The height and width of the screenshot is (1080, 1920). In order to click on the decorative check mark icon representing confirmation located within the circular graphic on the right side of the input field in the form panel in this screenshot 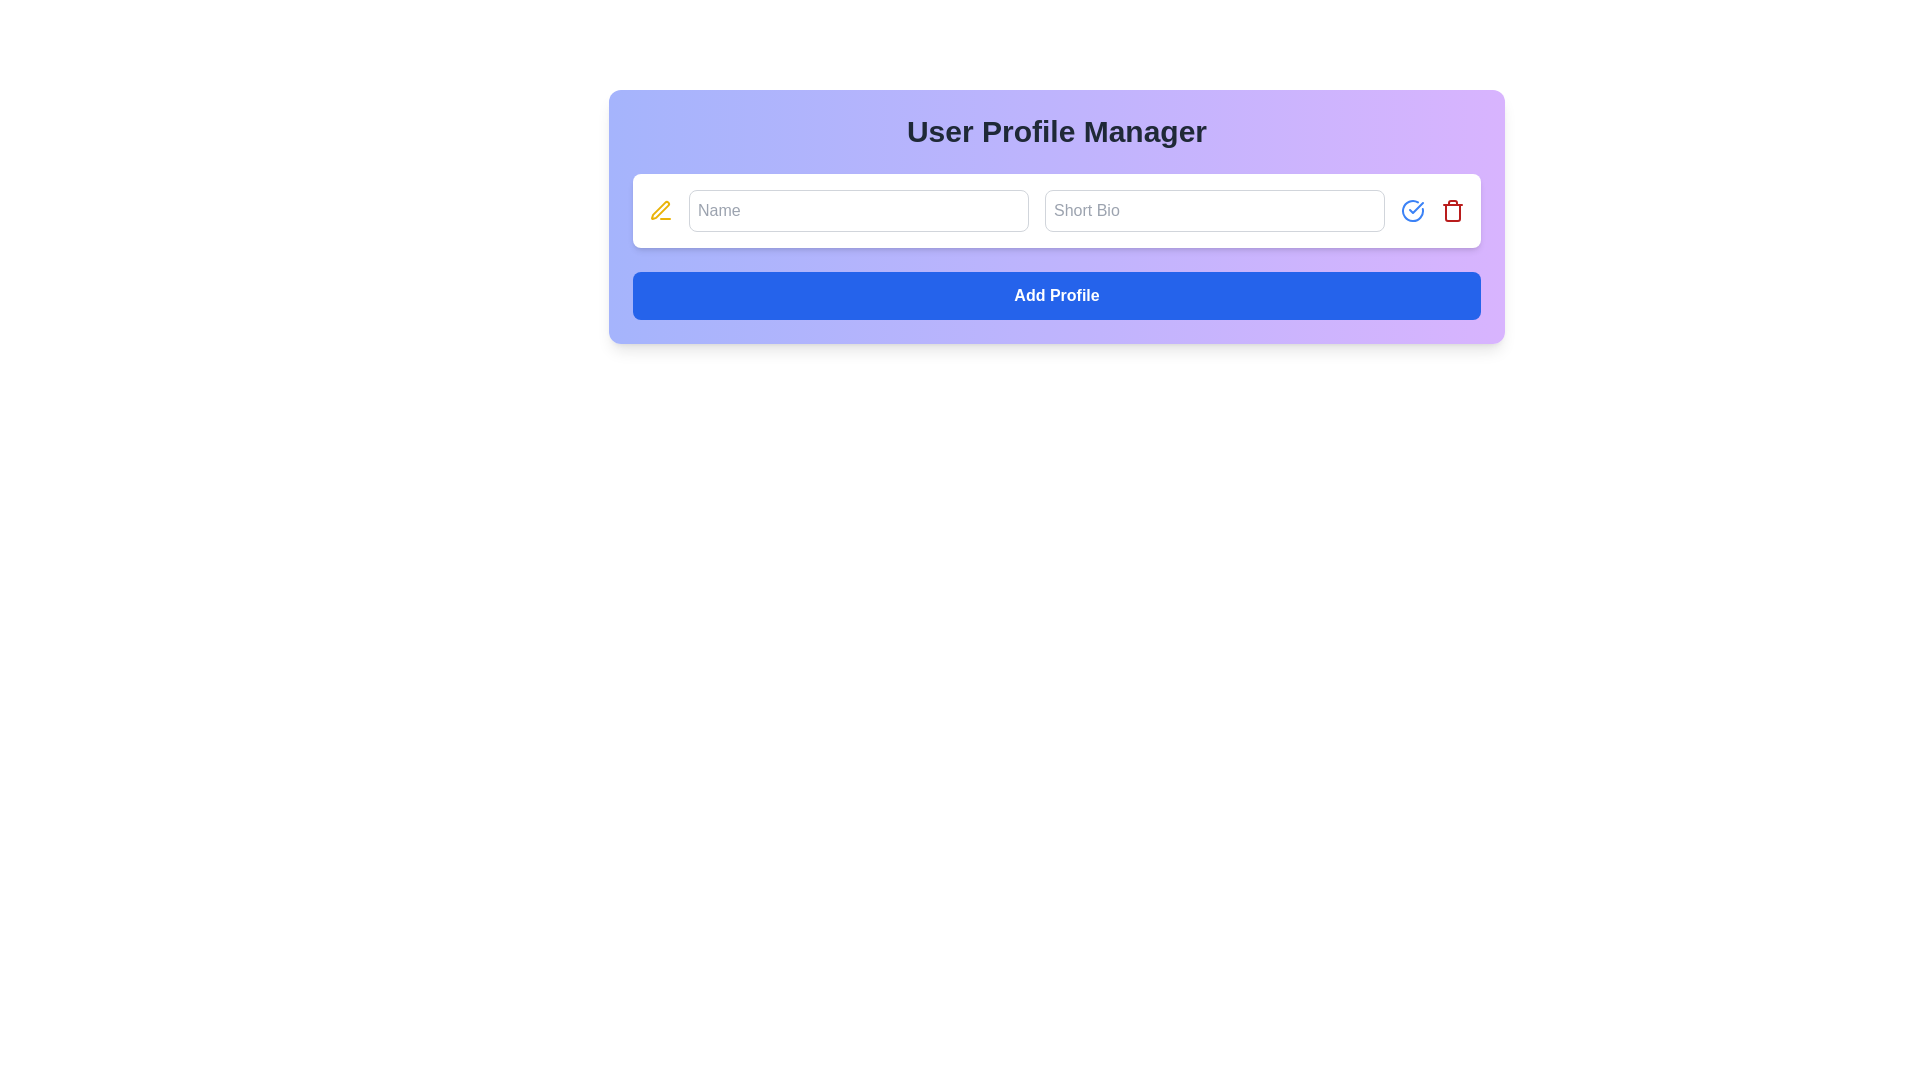, I will do `click(1415, 208)`.